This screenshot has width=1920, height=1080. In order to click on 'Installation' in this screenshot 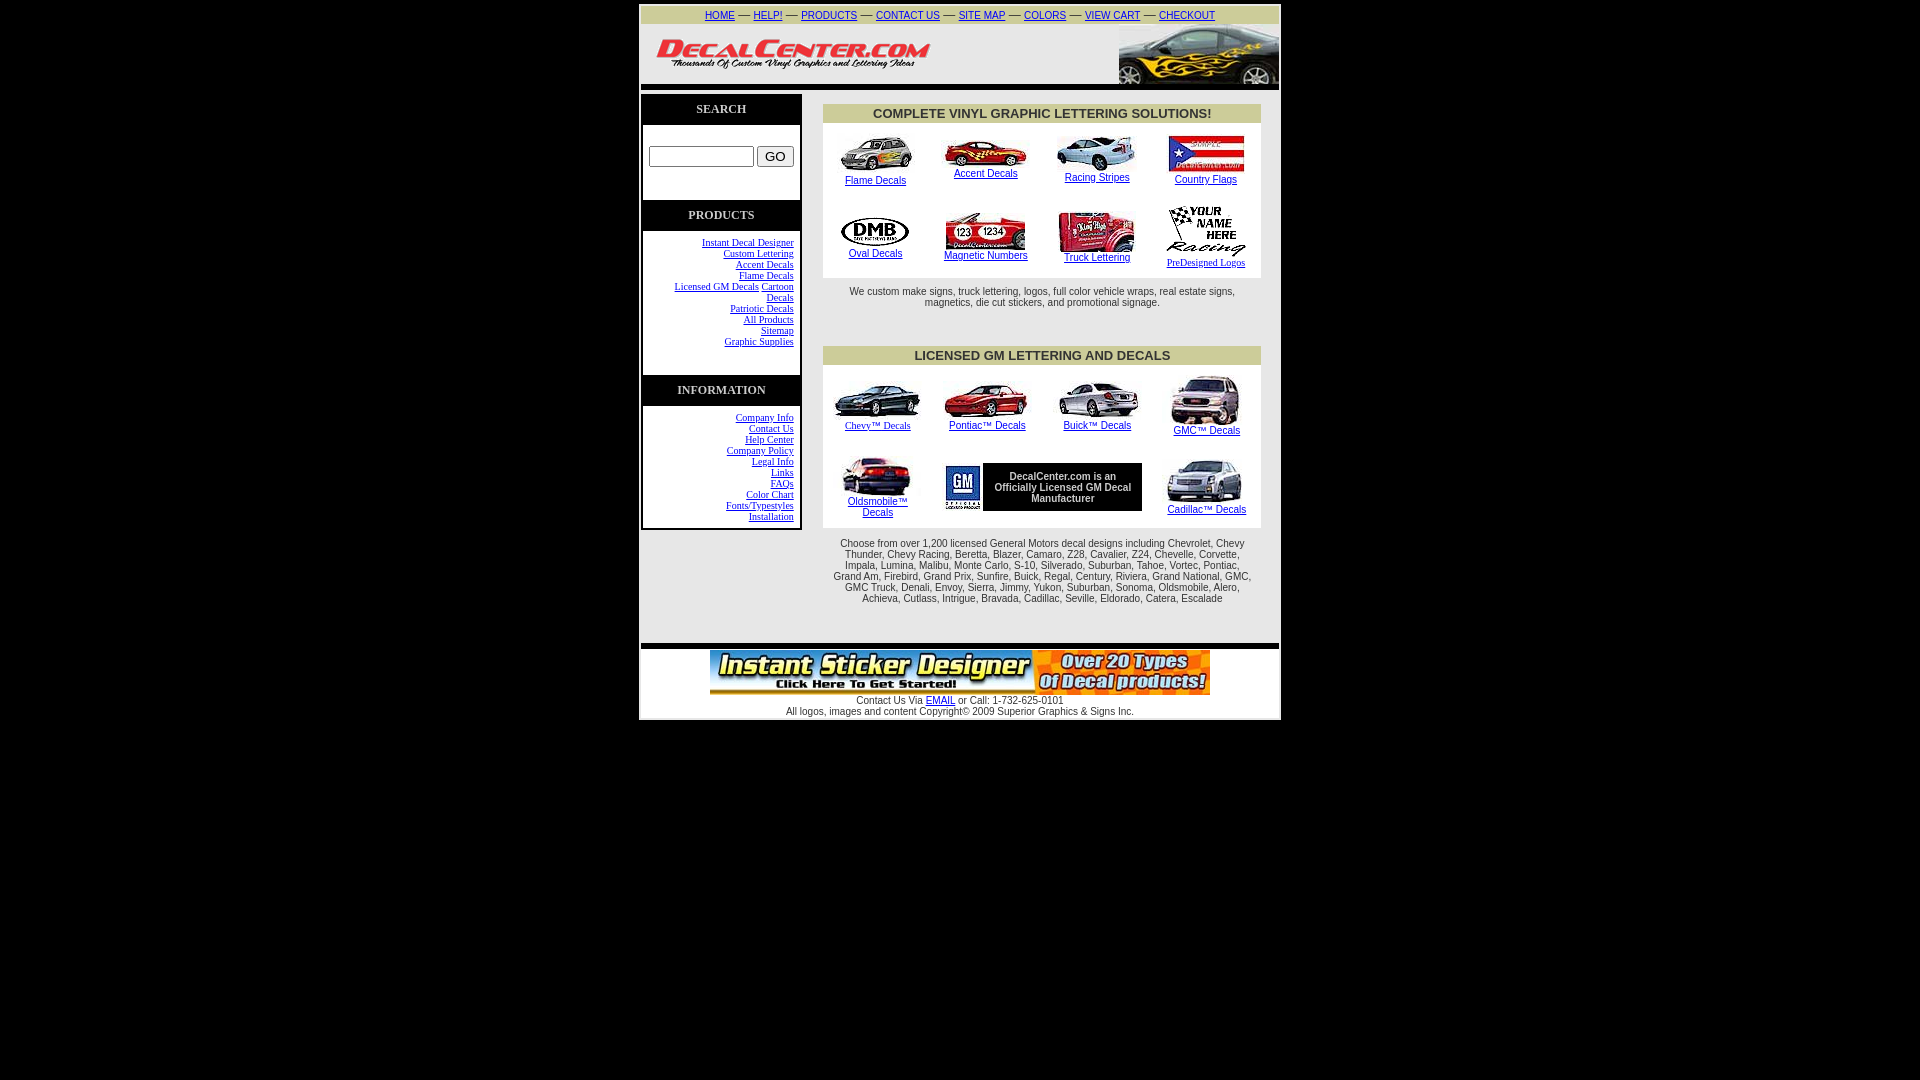, I will do `click(770, 515)`.